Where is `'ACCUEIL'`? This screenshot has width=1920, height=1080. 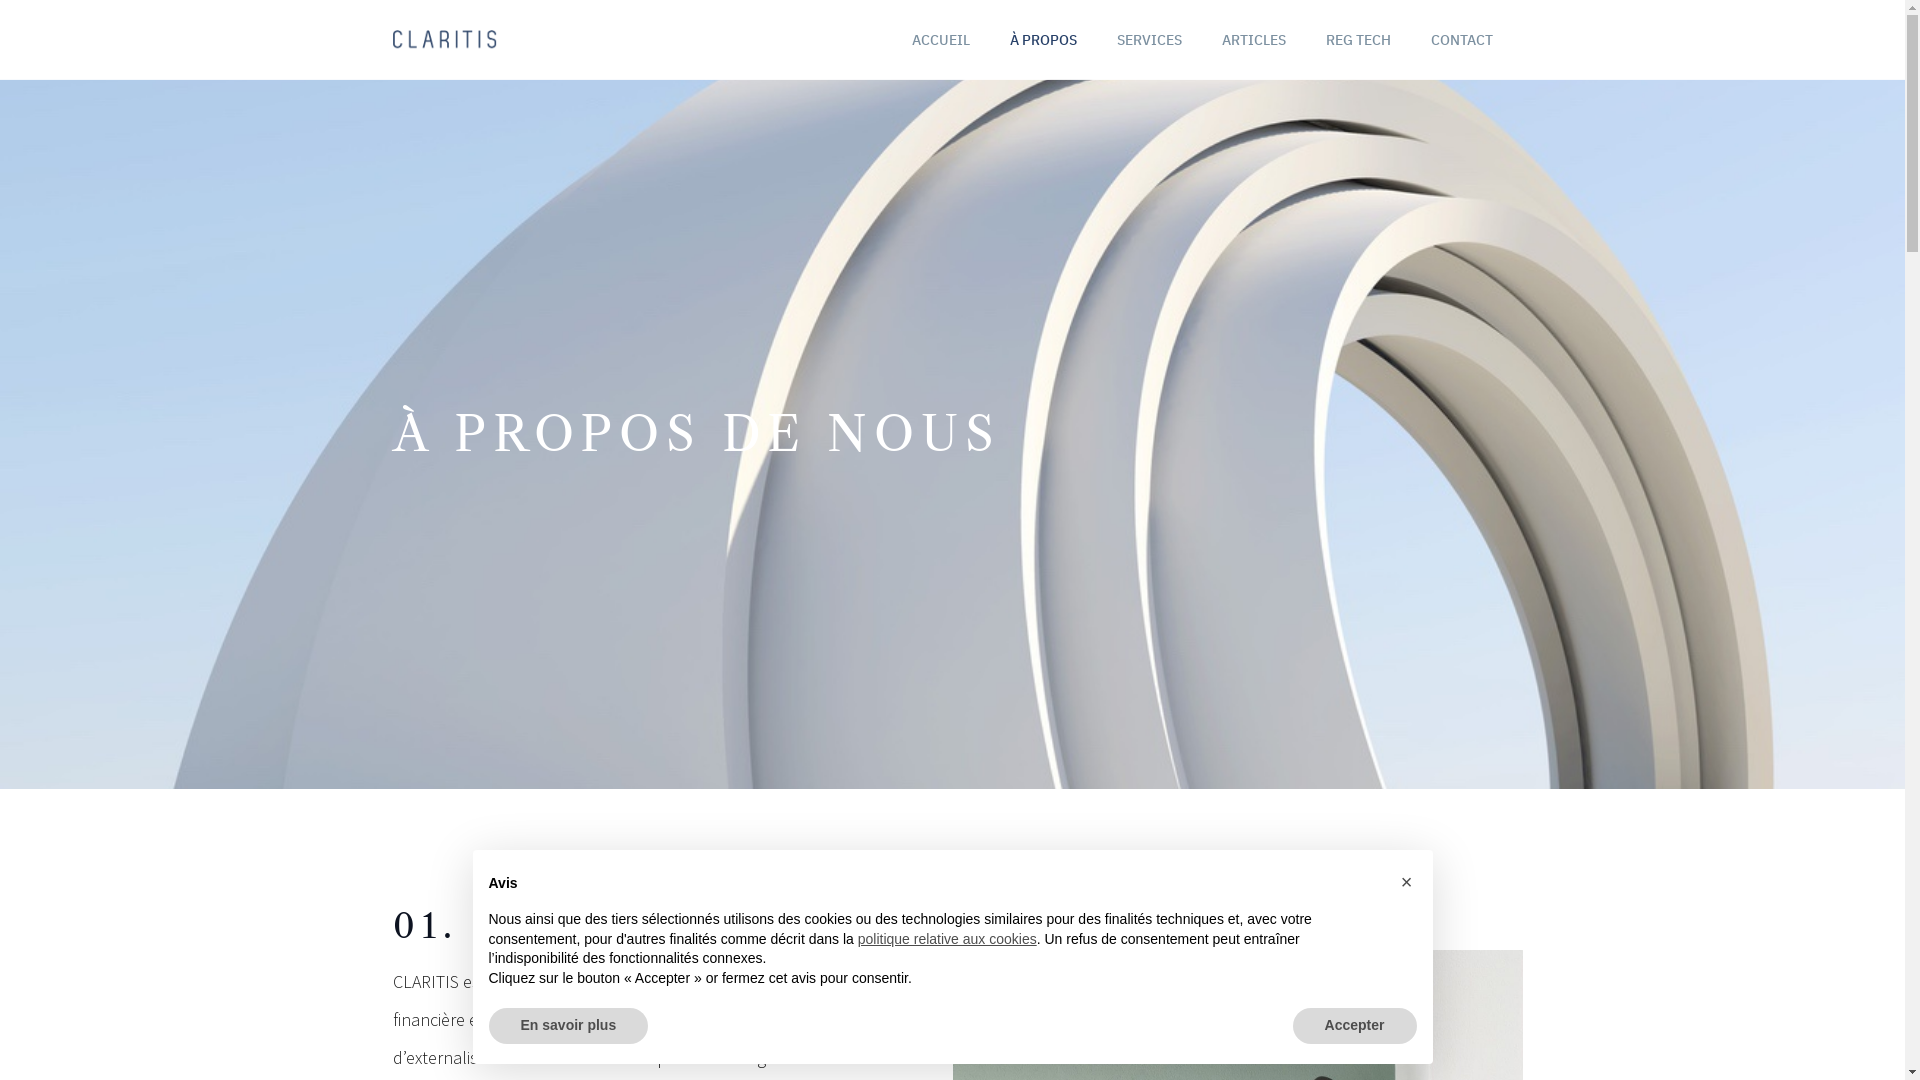
'ACCUEIL' is located at coordinates (891, 39).